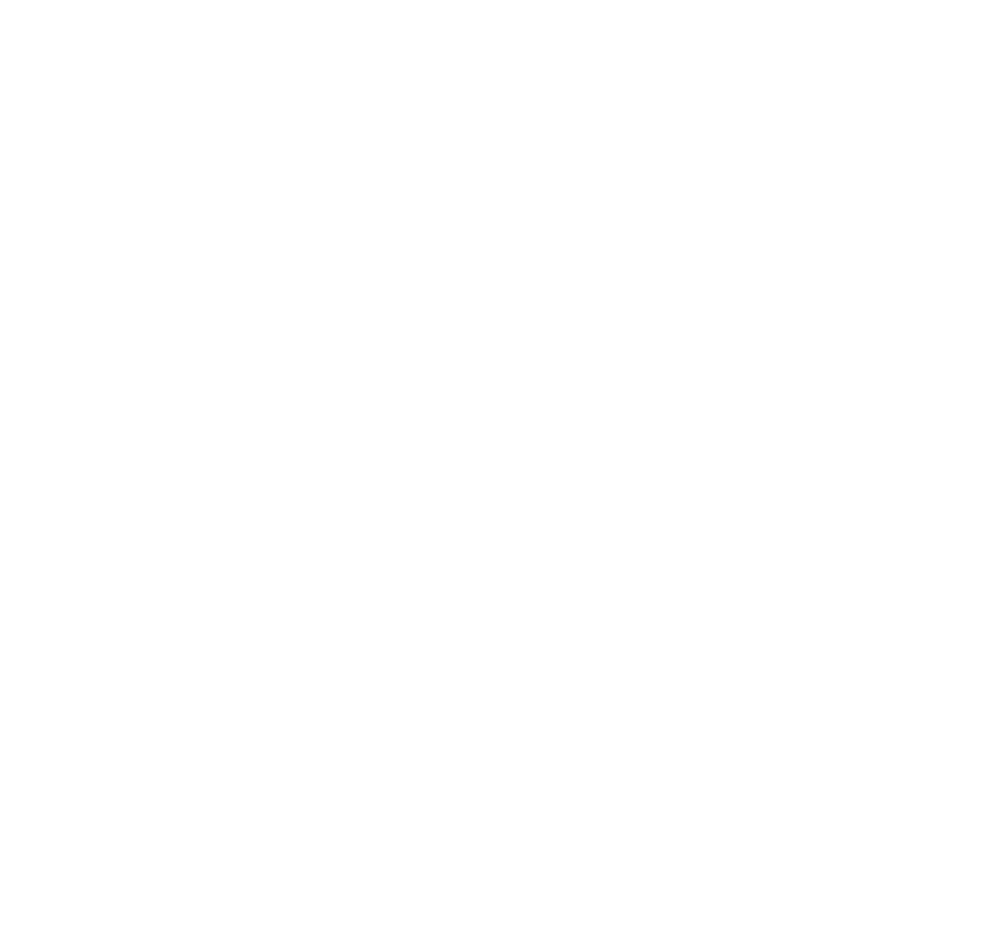 The width and height of the screenshot is (1000, 948). I want to click on '© 2023 SmartBrief, is a division of Future US LLC, Full 7th Floor, 130 West 42nd Street, New York, NY, 10036. All rights reserved.', so click(500, 872).